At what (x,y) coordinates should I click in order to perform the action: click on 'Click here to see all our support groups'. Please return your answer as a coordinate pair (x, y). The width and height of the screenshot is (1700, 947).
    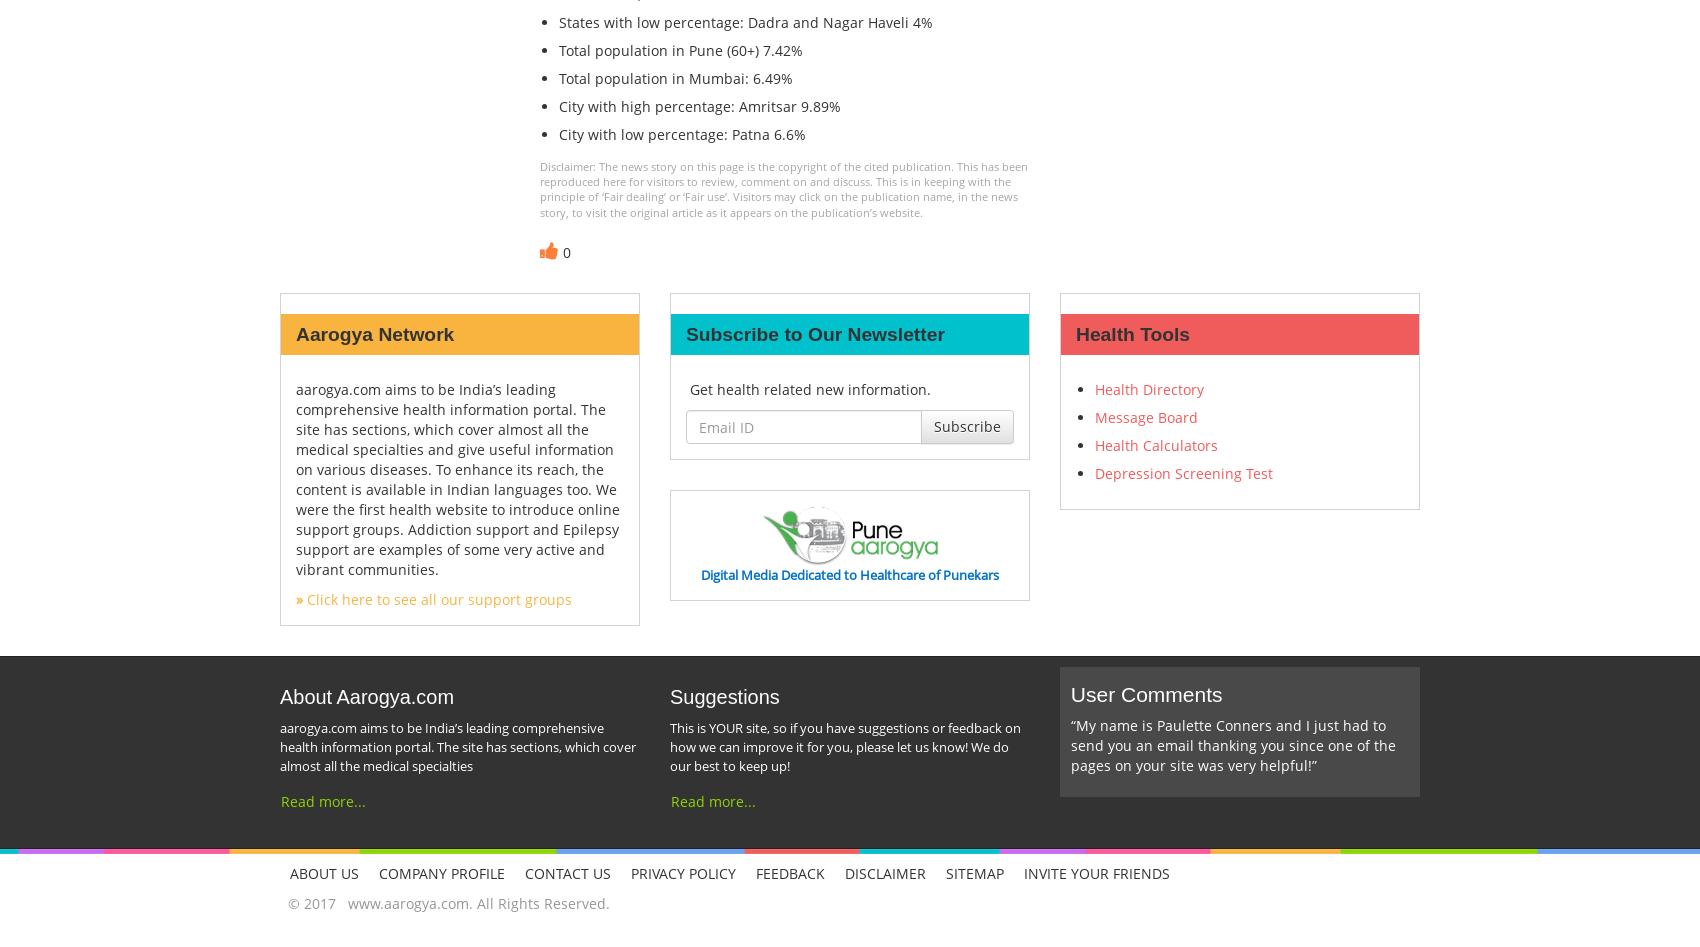
    Looking at the image, I should click on (437, 599).